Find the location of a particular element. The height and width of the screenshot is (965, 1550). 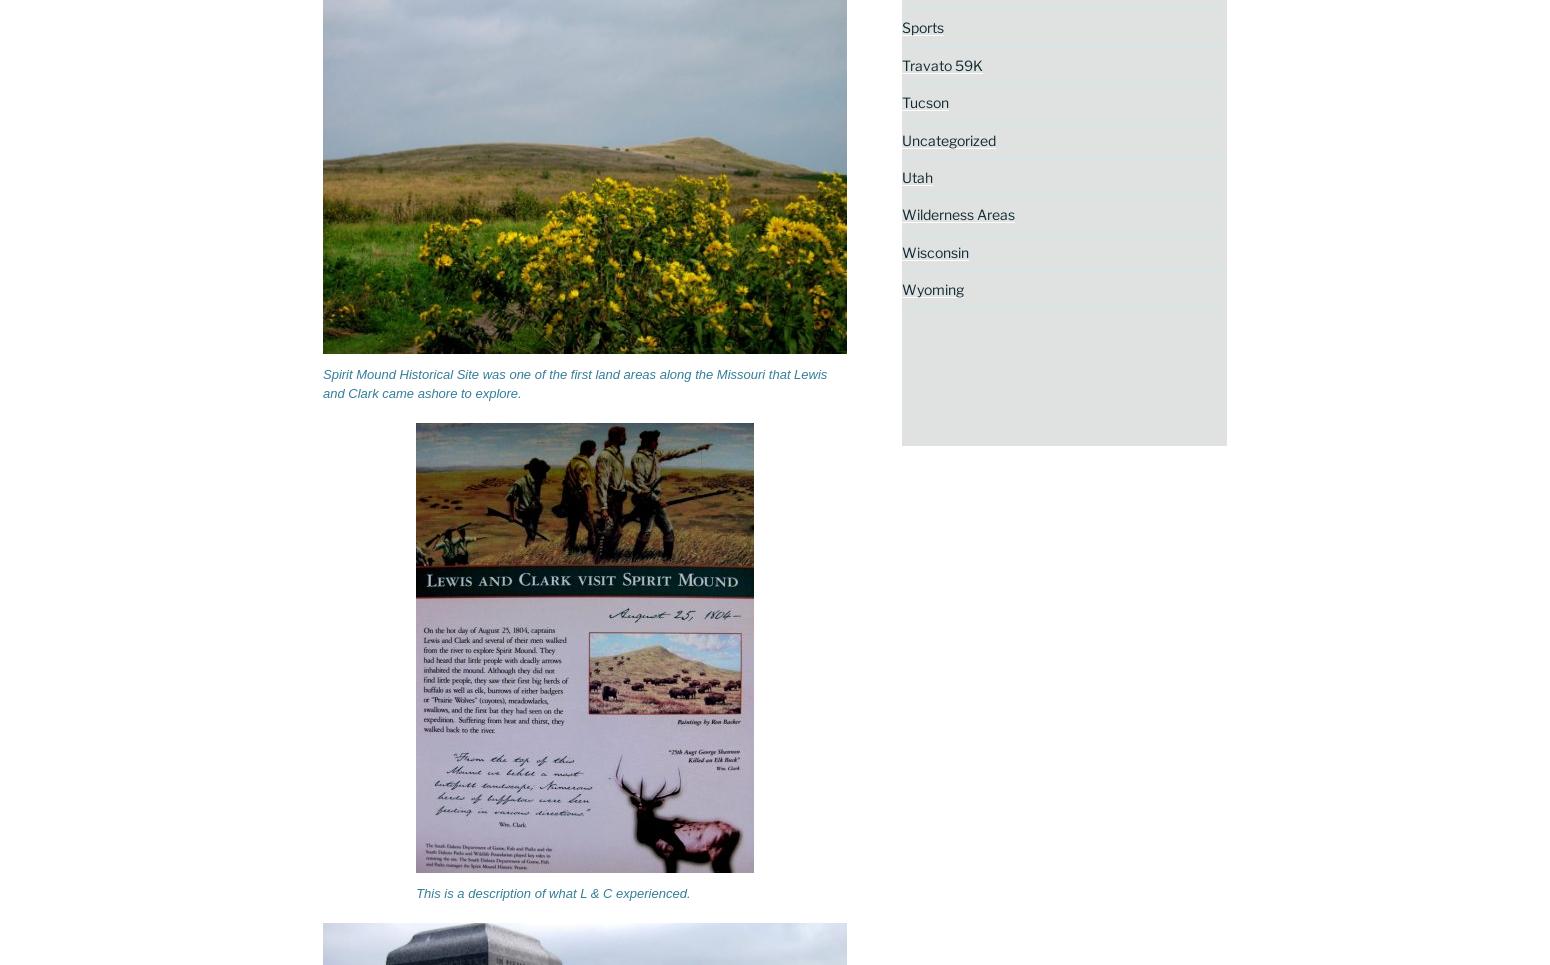

'Utah' is located at coordinates (901, 176).